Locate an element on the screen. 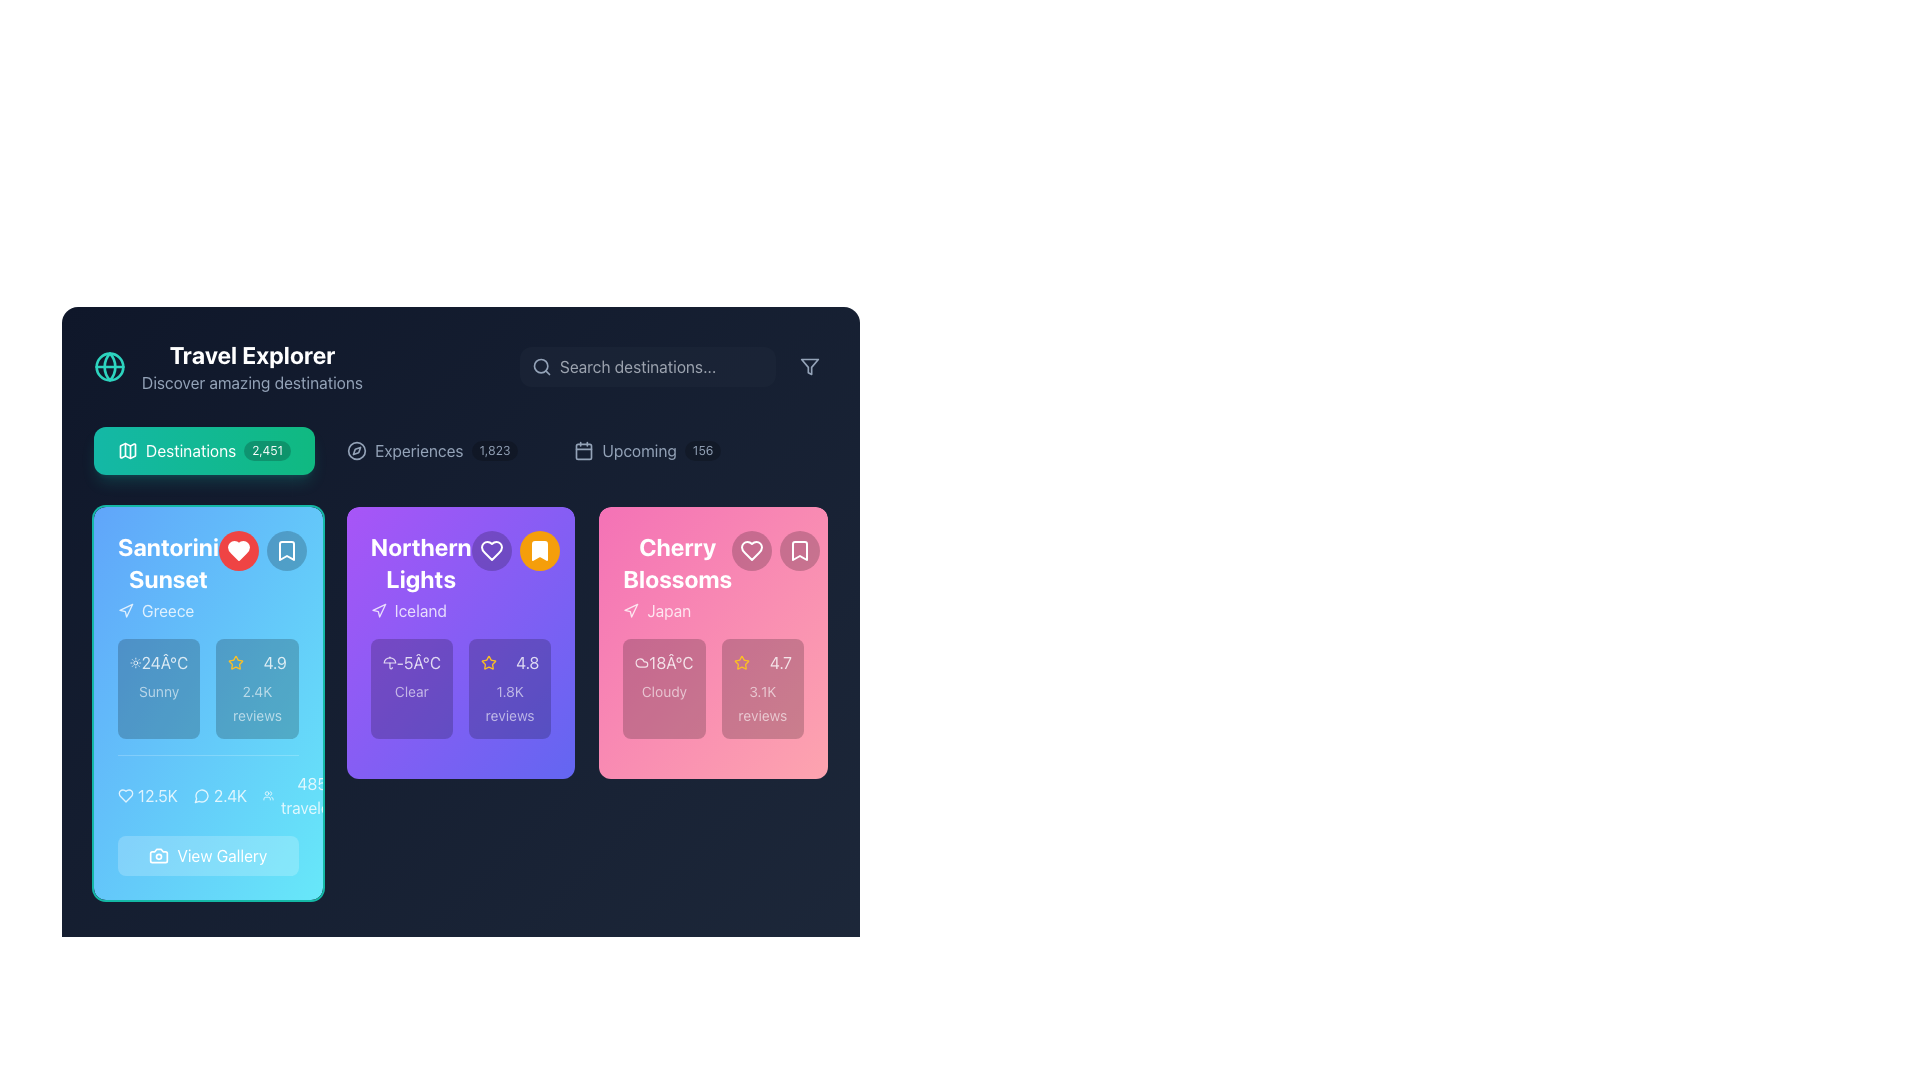 The width and height of the screenshot is (1920, 1080). the informational card displaying details about 'Cherry Blossoms' in Japan is located at coordinates (713, 702).